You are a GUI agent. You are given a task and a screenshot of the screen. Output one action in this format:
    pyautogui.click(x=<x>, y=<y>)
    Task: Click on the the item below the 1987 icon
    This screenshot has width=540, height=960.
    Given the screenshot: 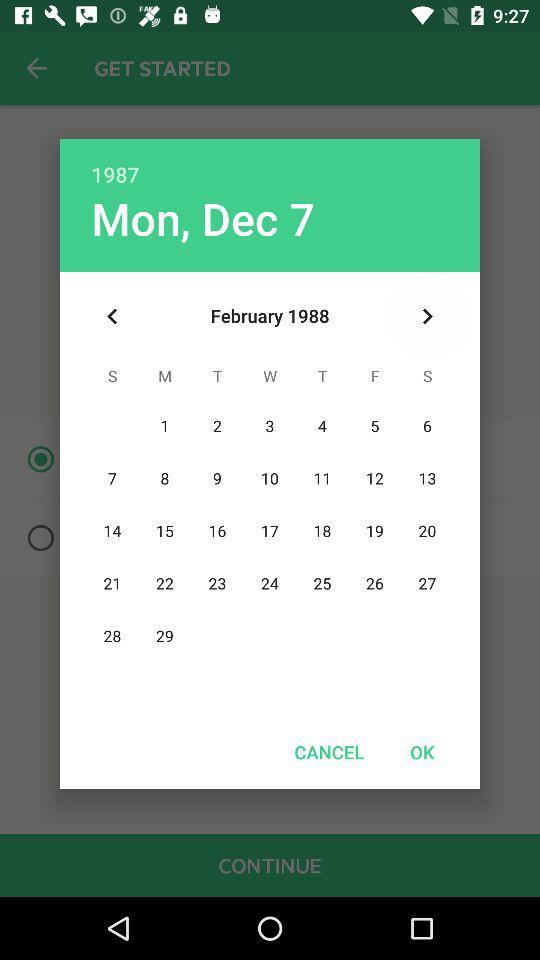 What is the action you would take?
    pyautogui.click(x=426, y=316)
    